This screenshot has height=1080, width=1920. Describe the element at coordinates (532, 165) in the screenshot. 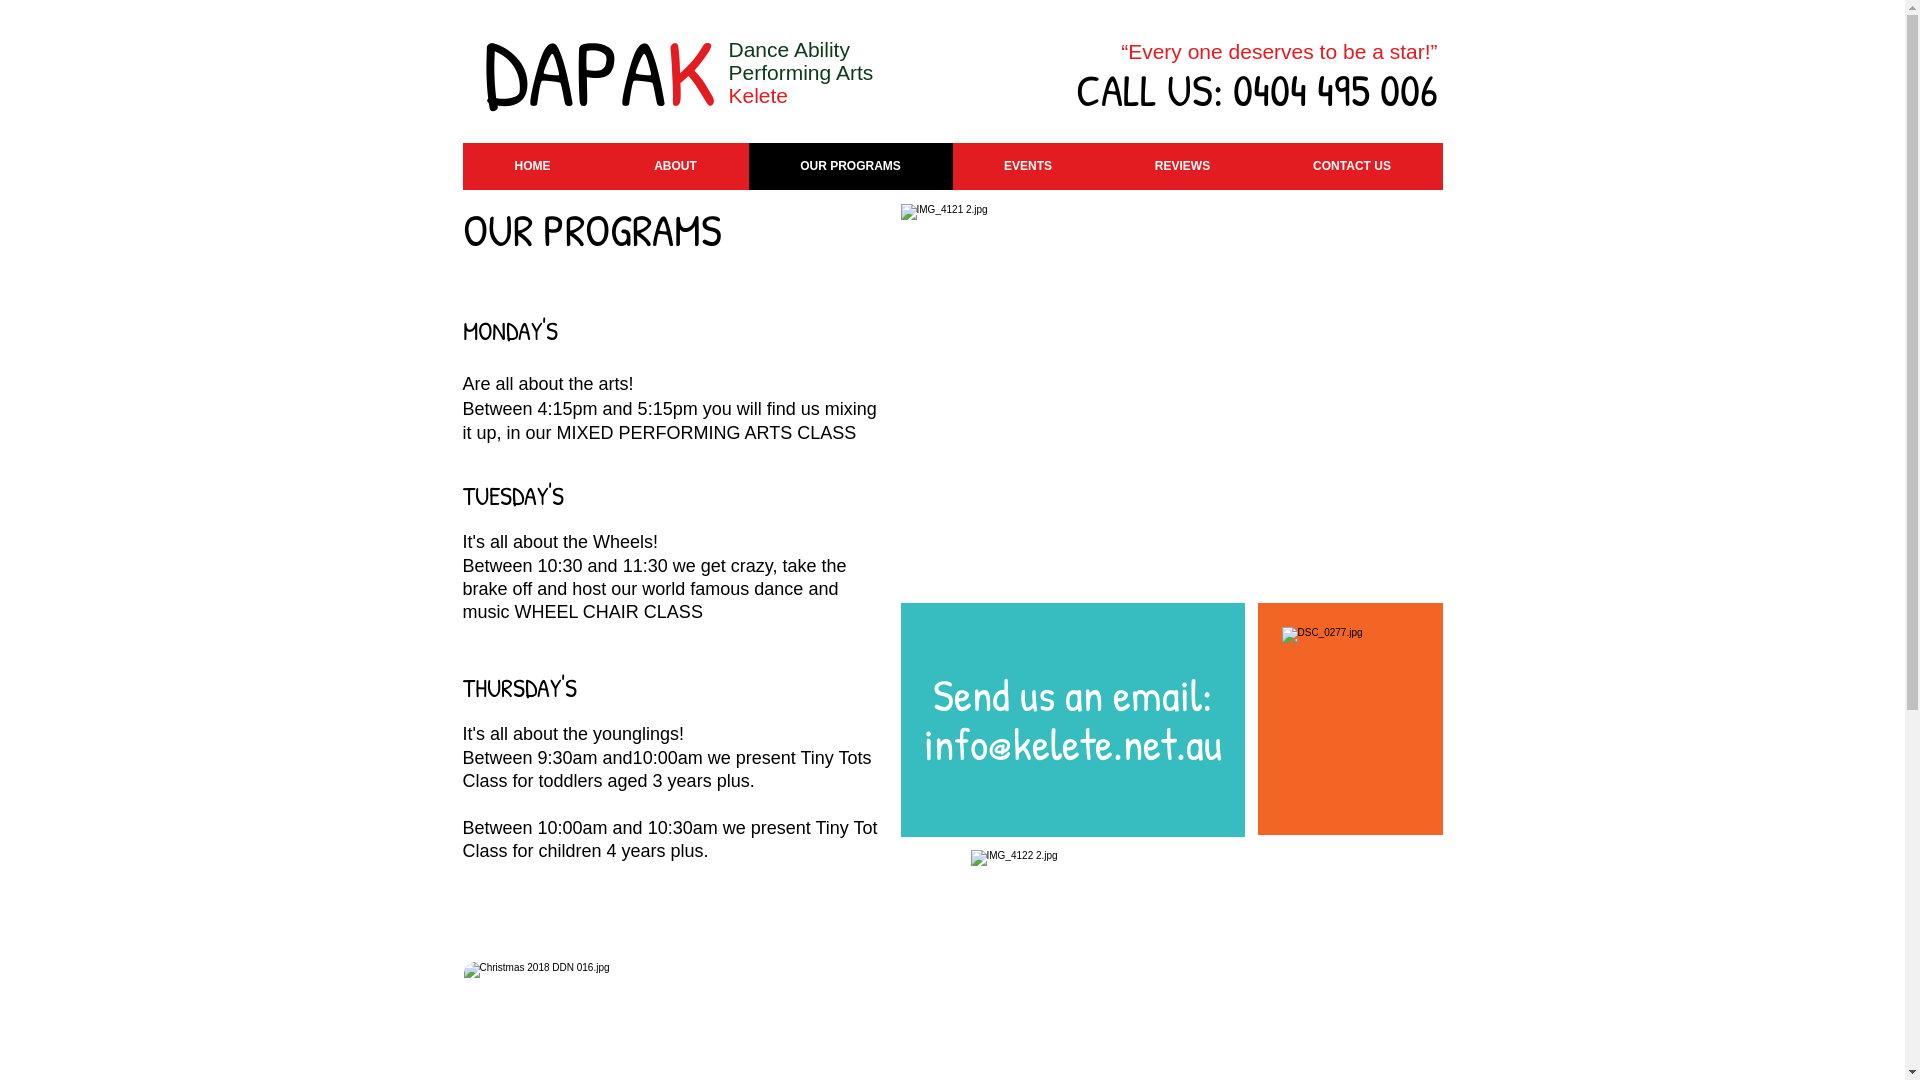

I see `'HOME'` at that location.